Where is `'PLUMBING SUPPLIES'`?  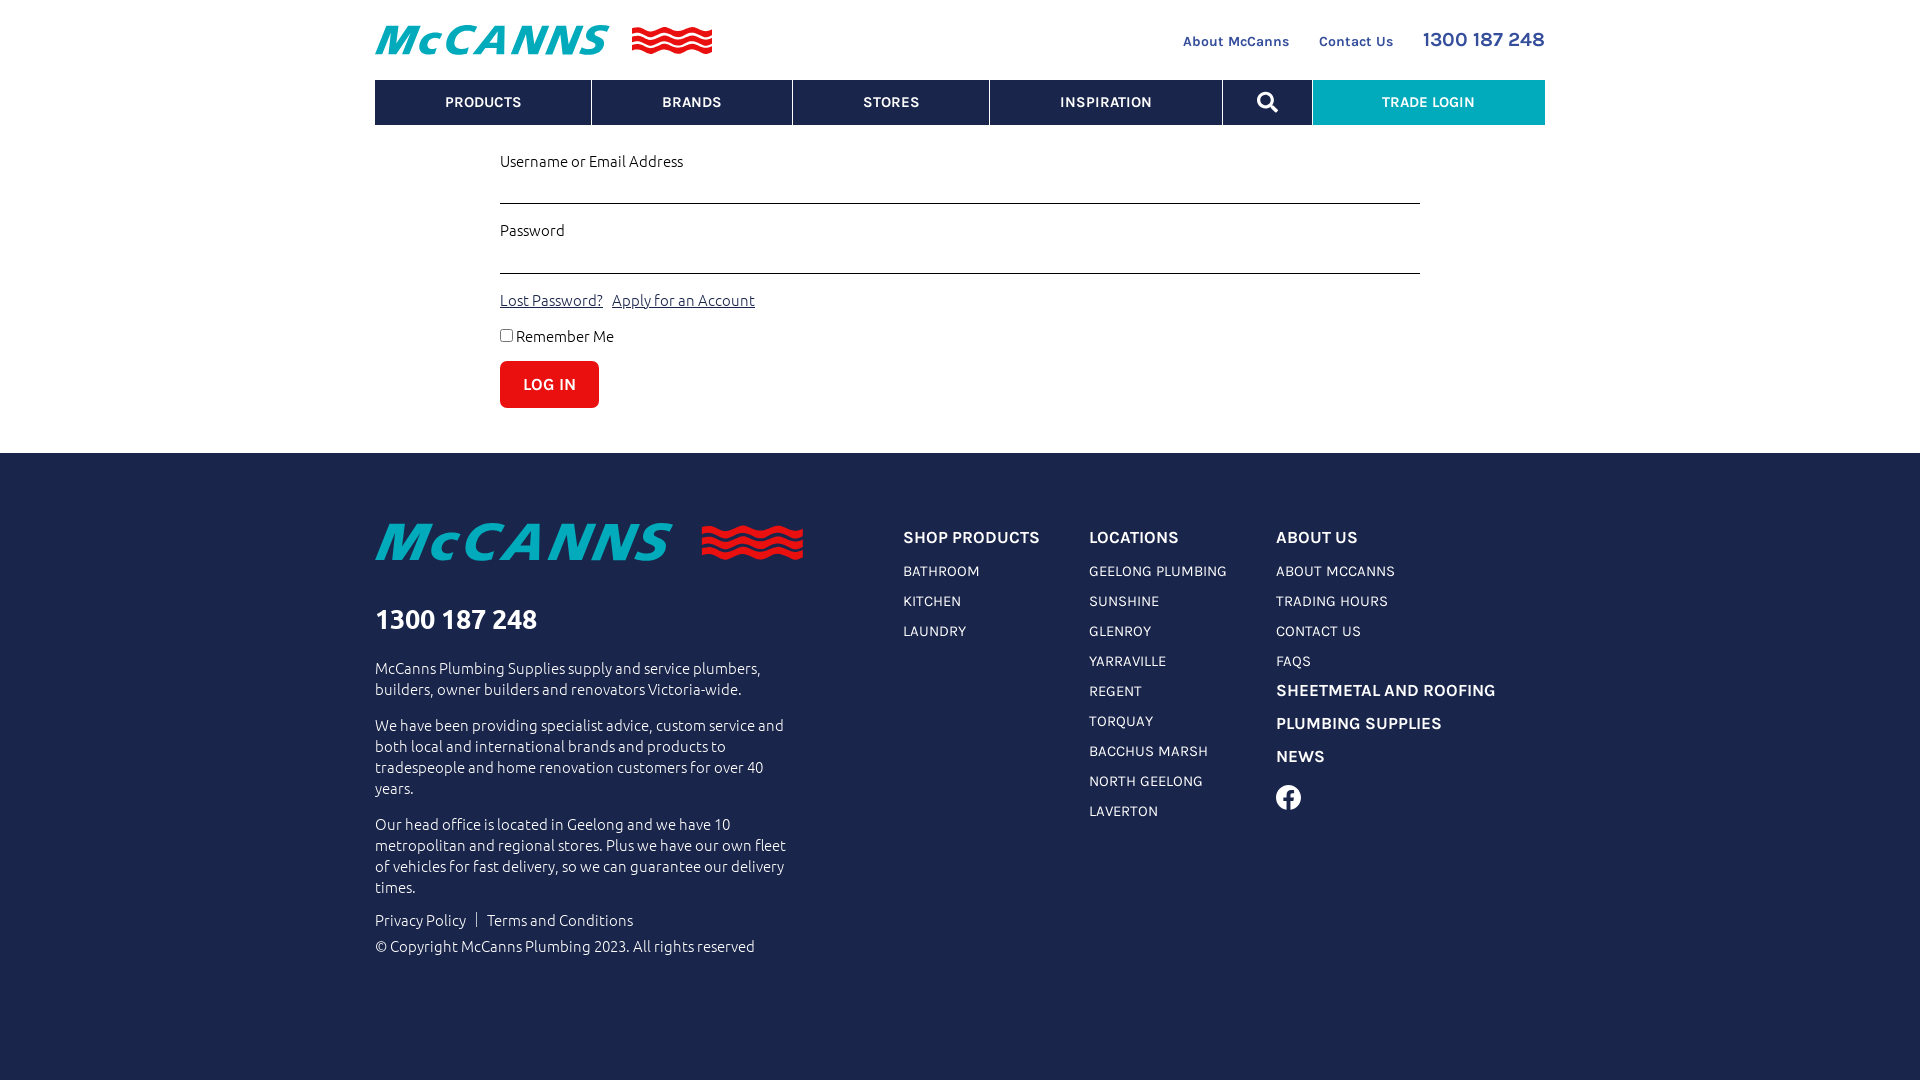
'PLUMBING SUPPLIES' is located at coordinates (1358, 723).